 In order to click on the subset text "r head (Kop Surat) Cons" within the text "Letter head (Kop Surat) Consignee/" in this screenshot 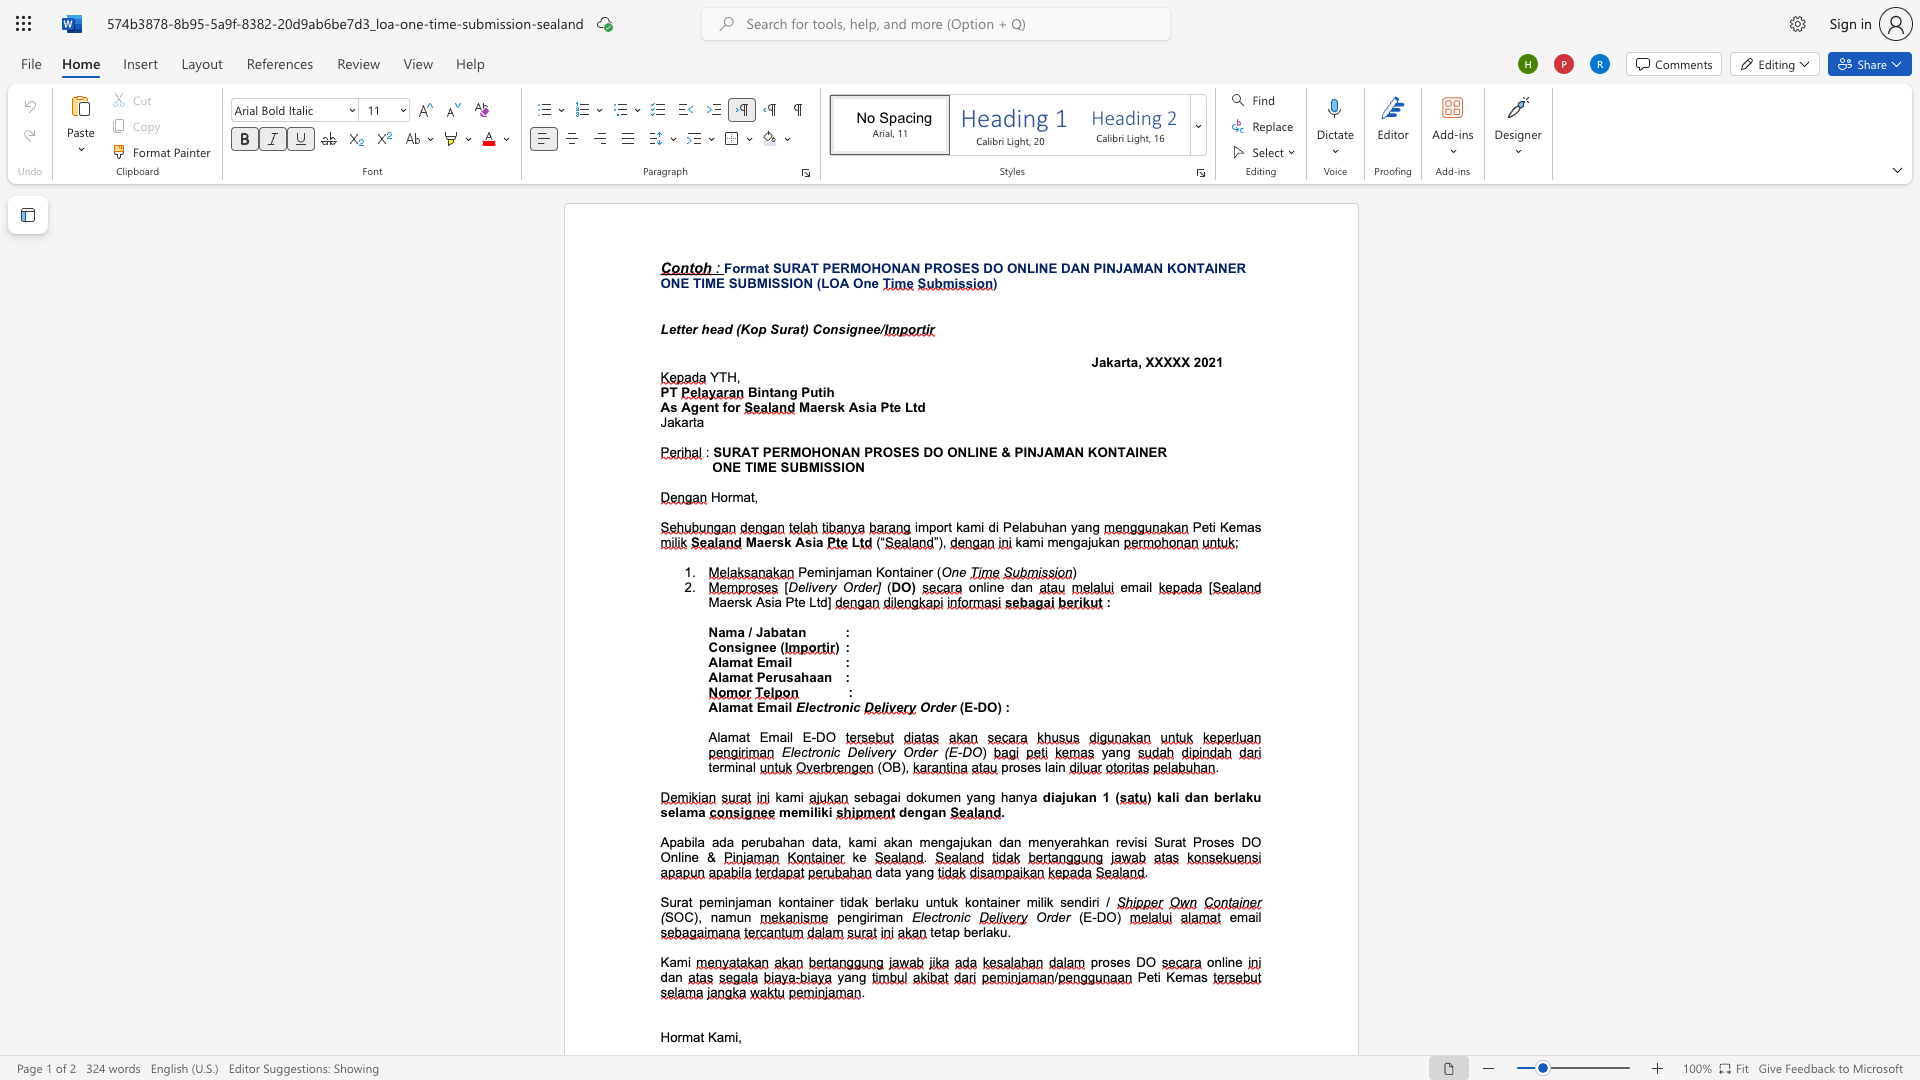, I will do `click(692, 328)`.